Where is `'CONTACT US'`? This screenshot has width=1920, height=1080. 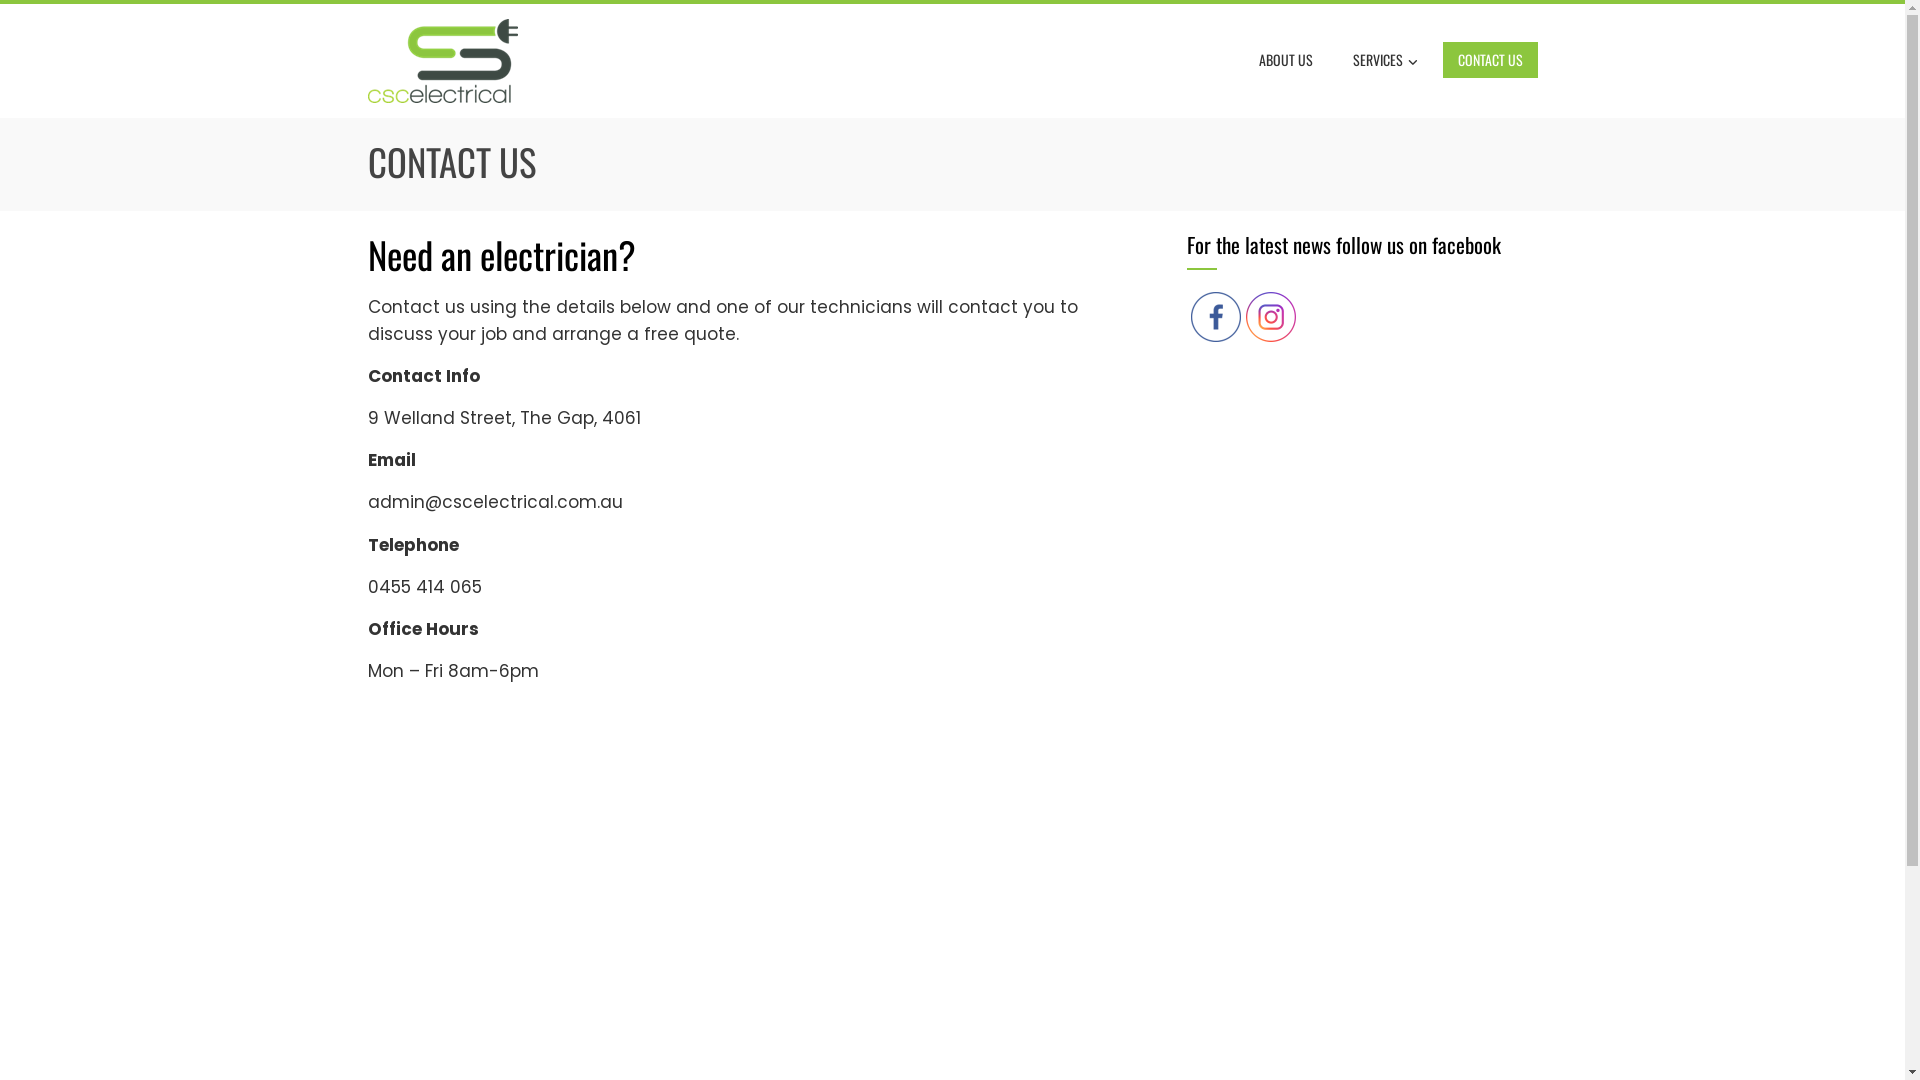
'CONTACT US' is located at coordinates (1441, 59).